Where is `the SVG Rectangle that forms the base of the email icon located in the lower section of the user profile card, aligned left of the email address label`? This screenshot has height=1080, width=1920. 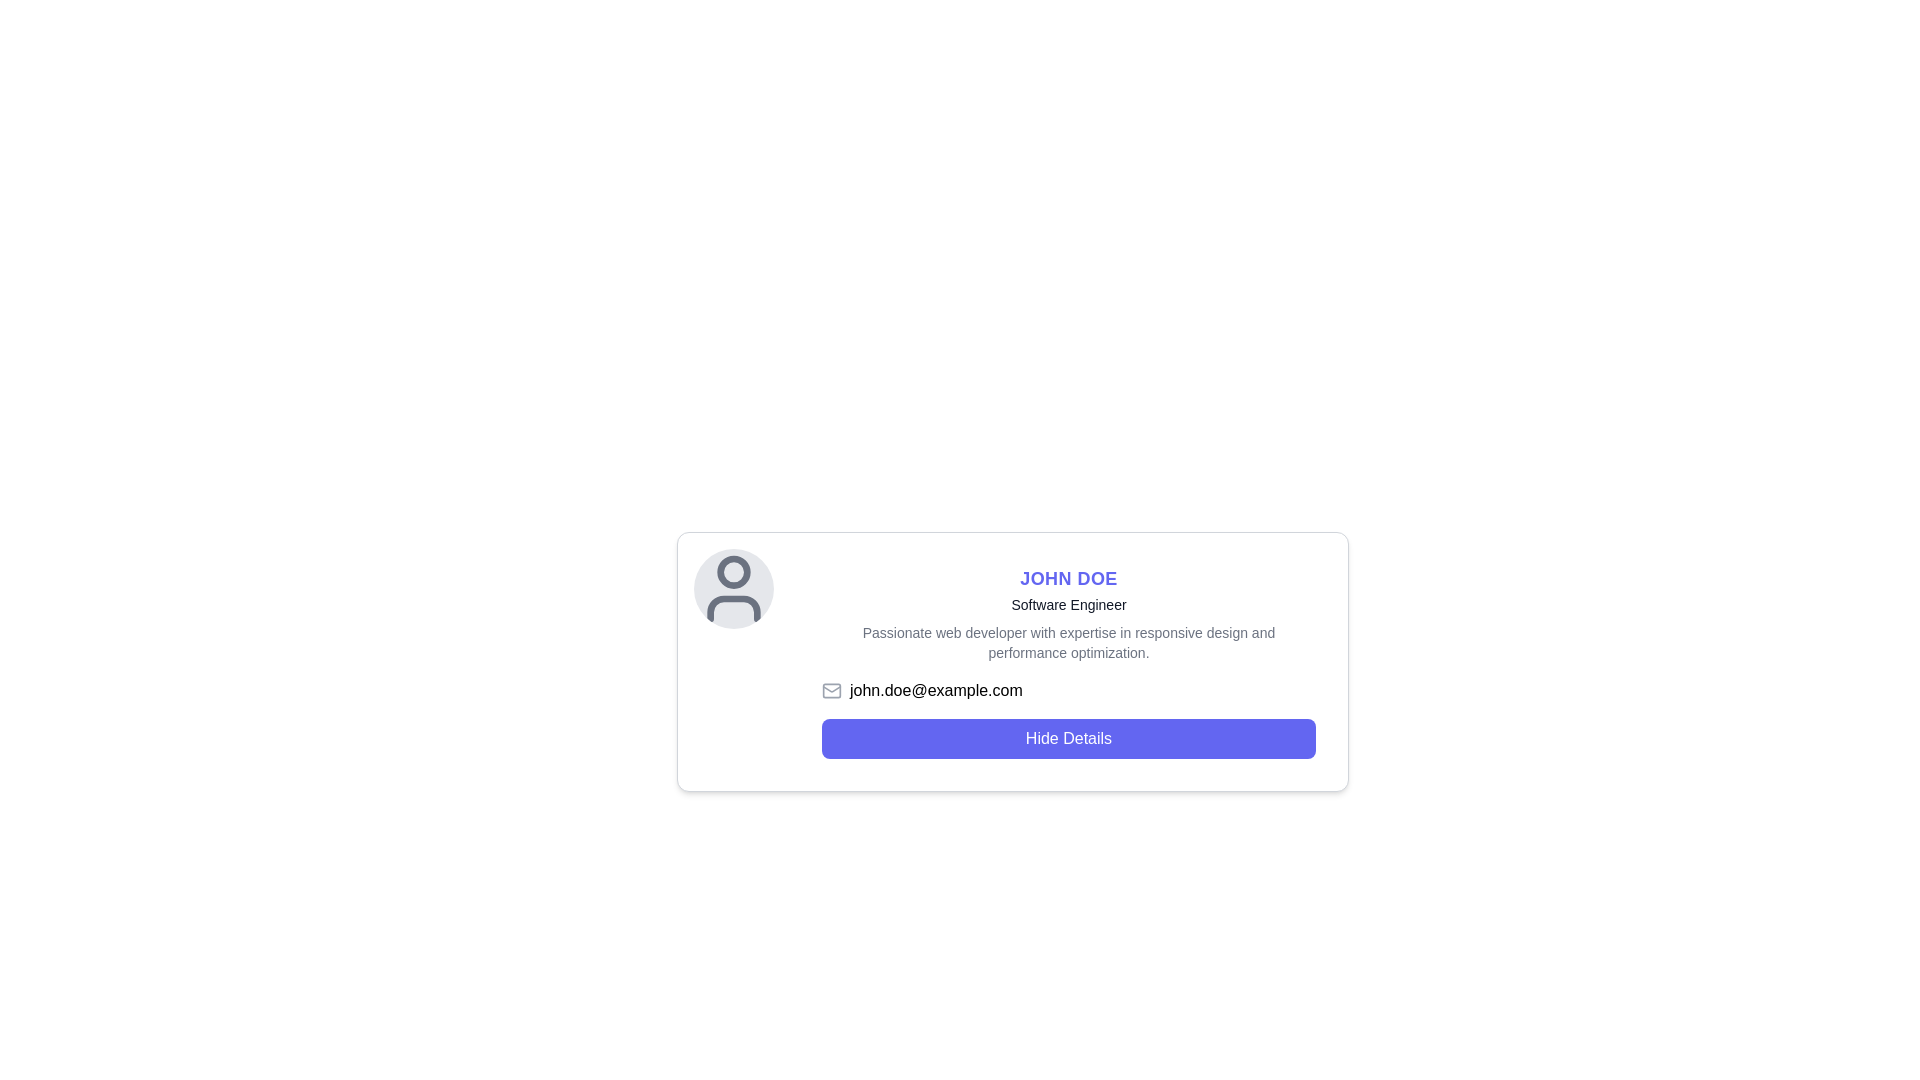 the SVG Rectangle that forms the base of the email icon located in the lower section of the user profile card, aligned left of the email address label is located at coordinates (831, 689).